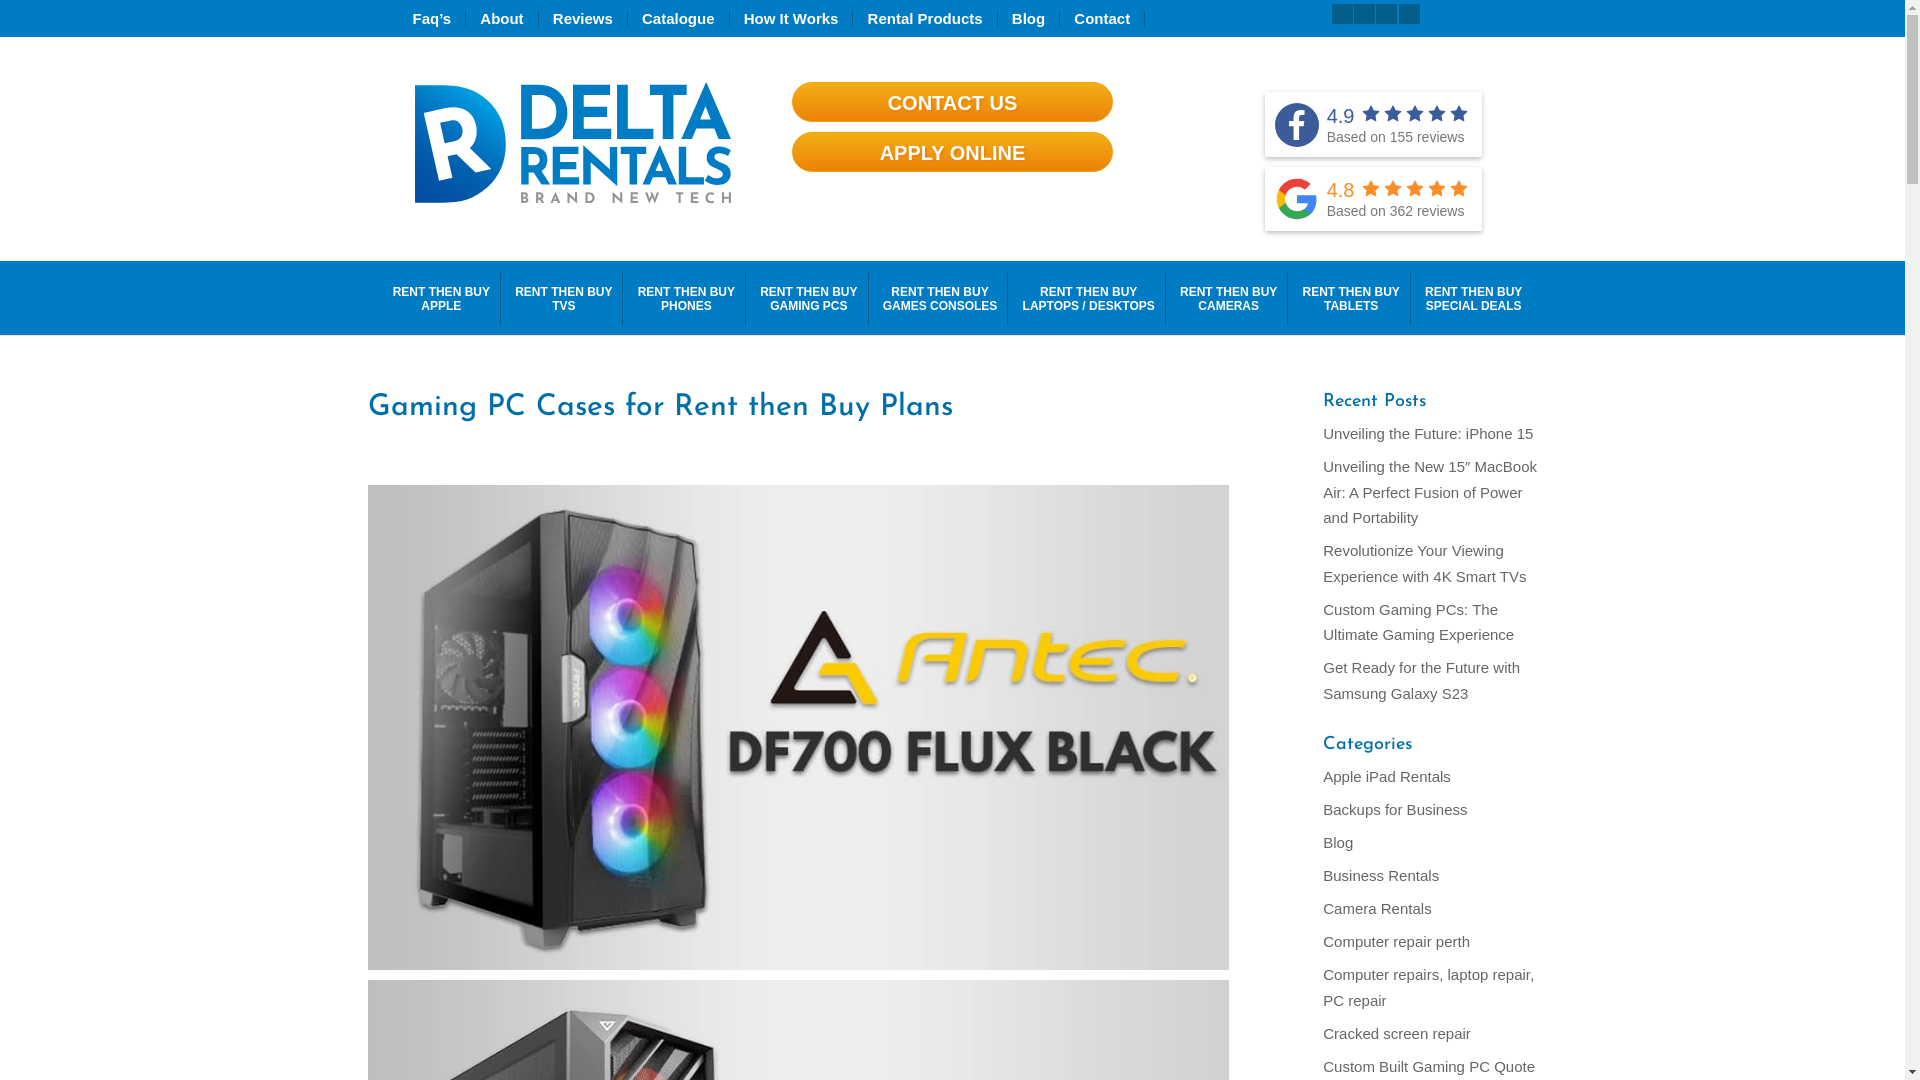 The image size is (1920, 1080). Describe the element at coordinates (1088, 299) in the screenshot. I see `'RENT THEN BUY` at that location.